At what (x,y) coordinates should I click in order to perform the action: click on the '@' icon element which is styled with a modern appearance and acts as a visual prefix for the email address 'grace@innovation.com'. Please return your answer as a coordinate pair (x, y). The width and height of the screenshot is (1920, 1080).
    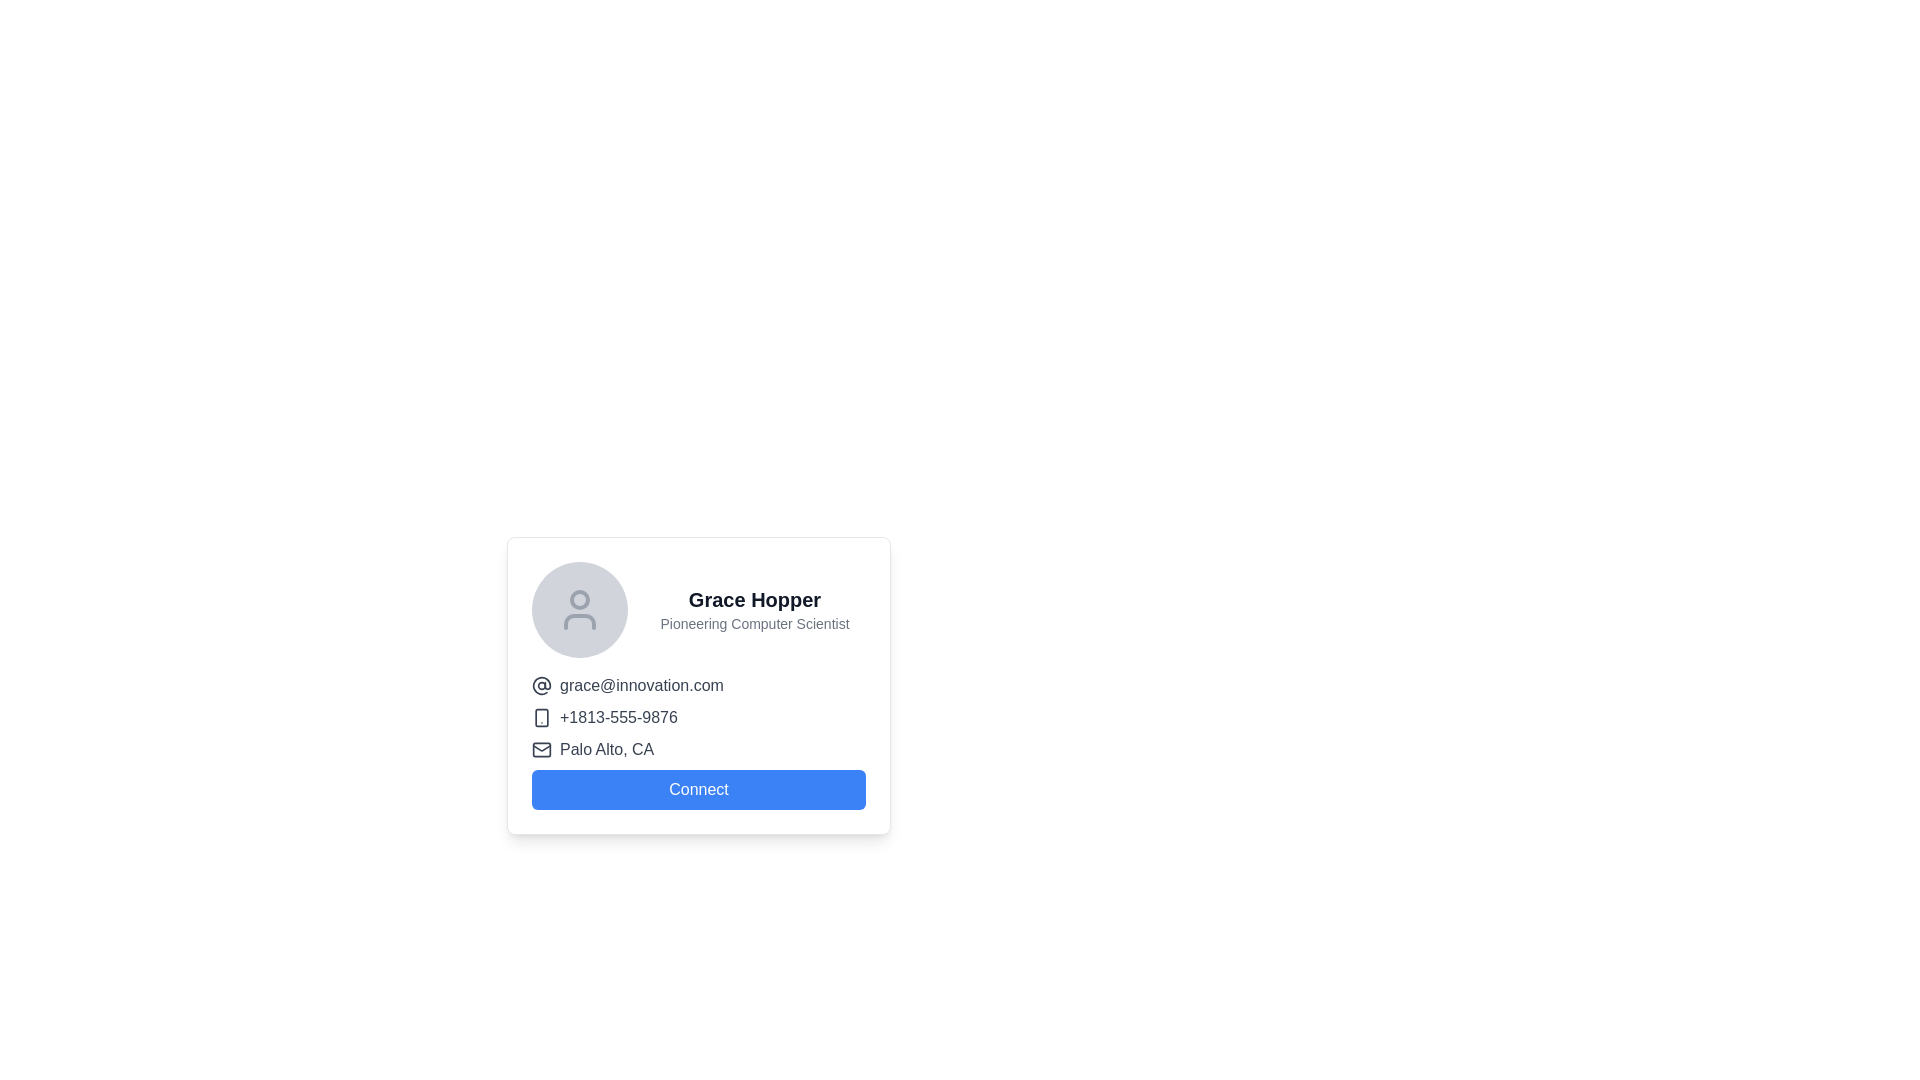
    Looking at the image, I should click on (542, 685).